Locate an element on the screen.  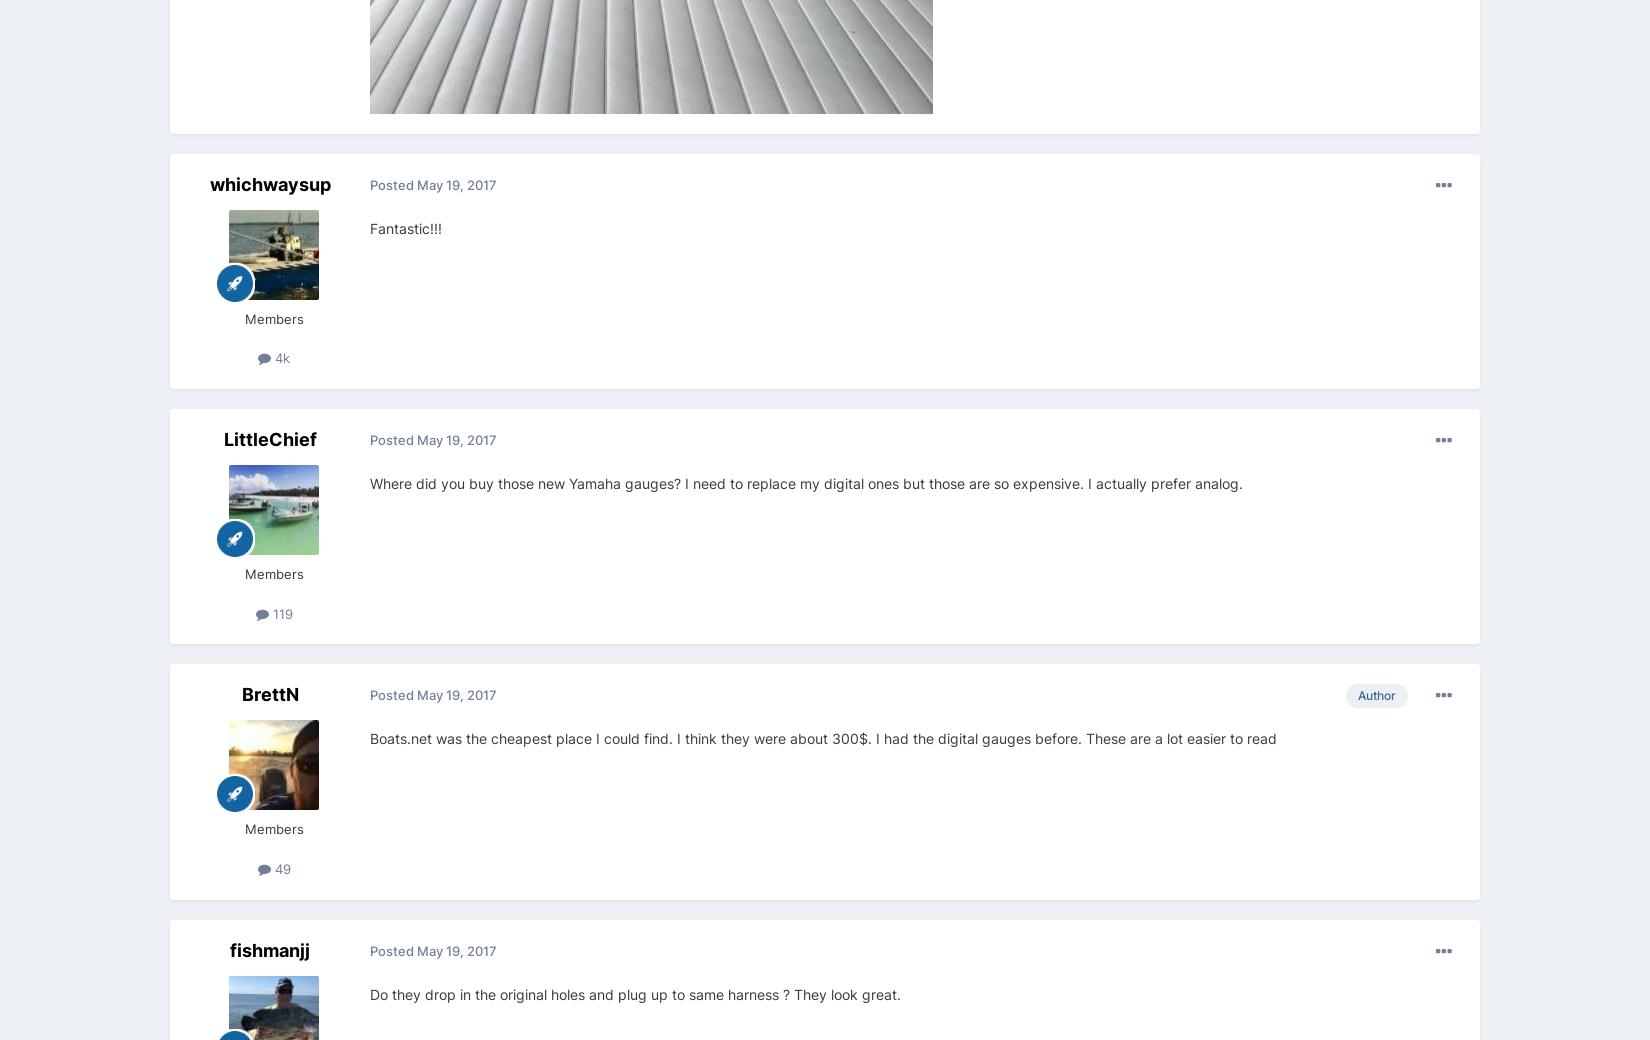
'whichwaysup' is located at coordinates (269, 183).